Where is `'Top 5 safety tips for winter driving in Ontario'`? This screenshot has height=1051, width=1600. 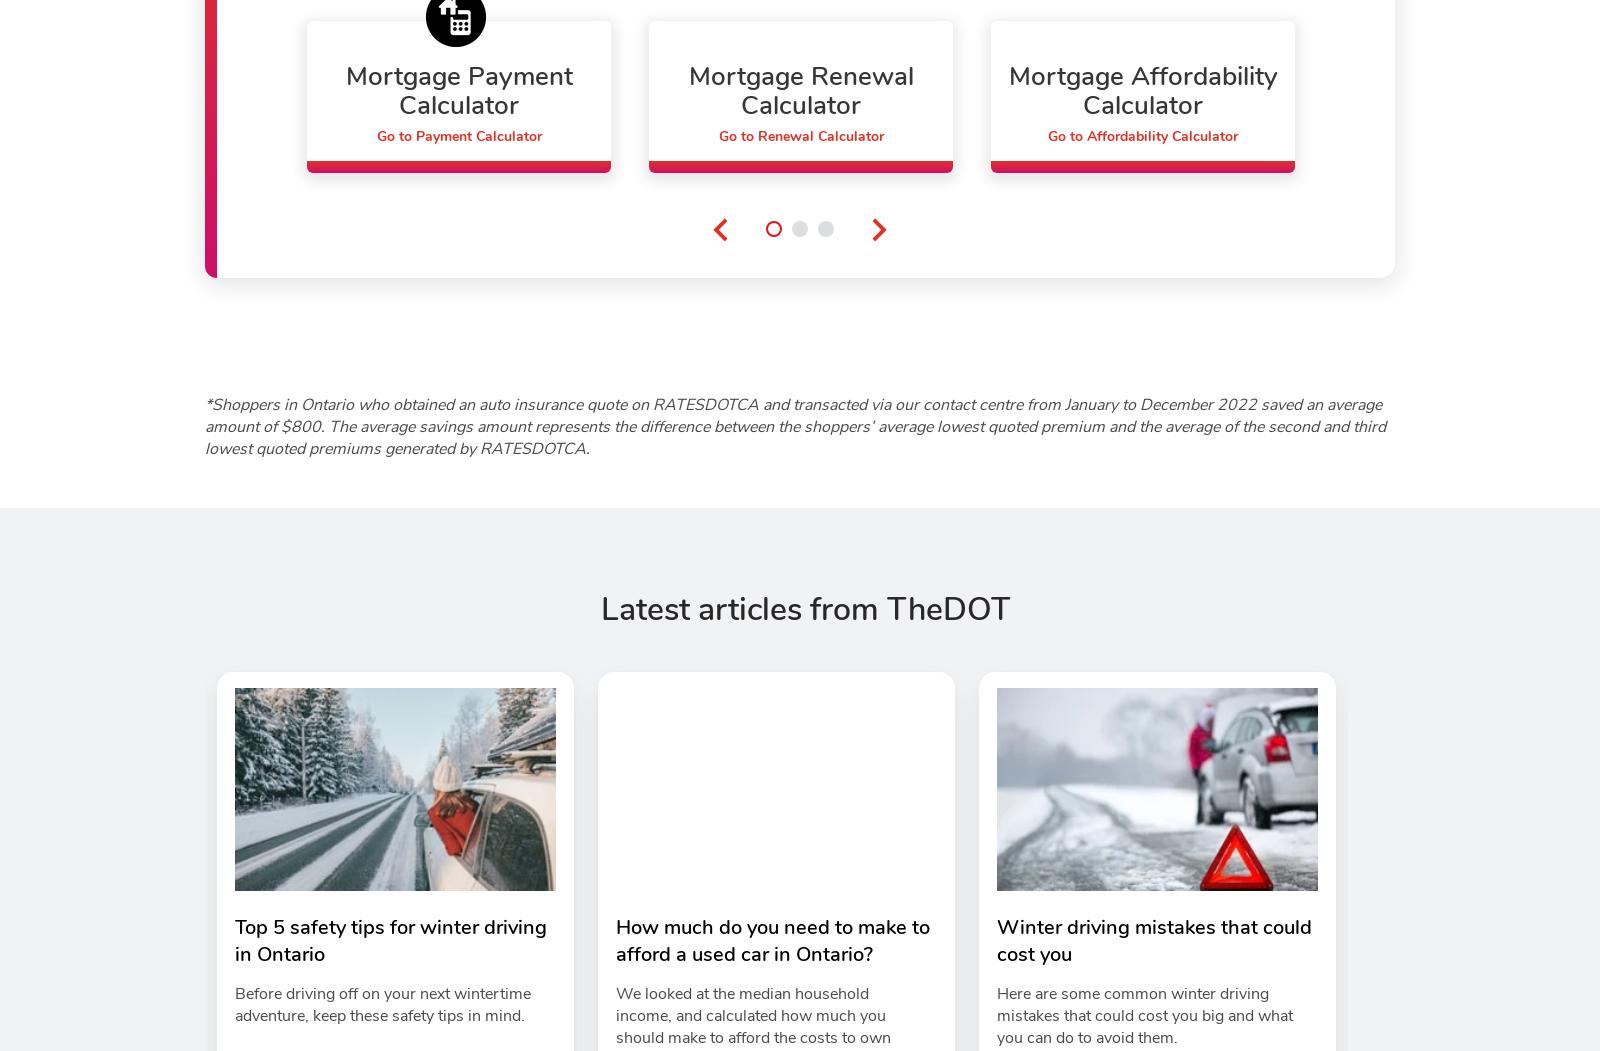 'Top 5 safety tips for winter driving in Ontario' is located at coordinates (391, 939).